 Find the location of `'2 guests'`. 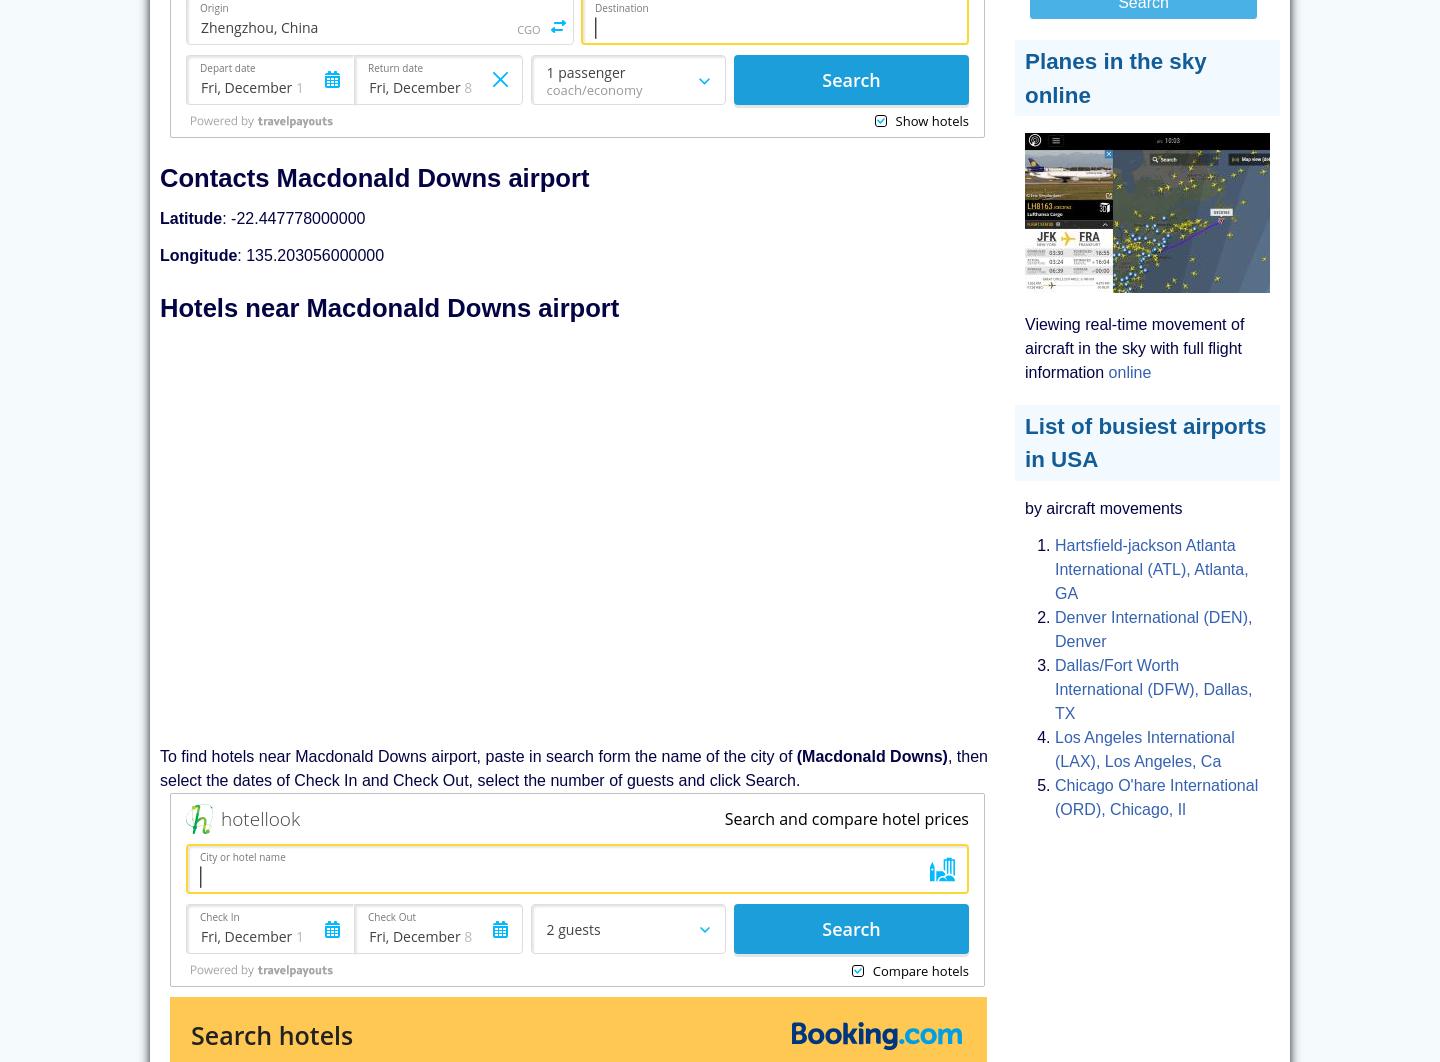

'2 guests' is located at coordinates (546, 928).